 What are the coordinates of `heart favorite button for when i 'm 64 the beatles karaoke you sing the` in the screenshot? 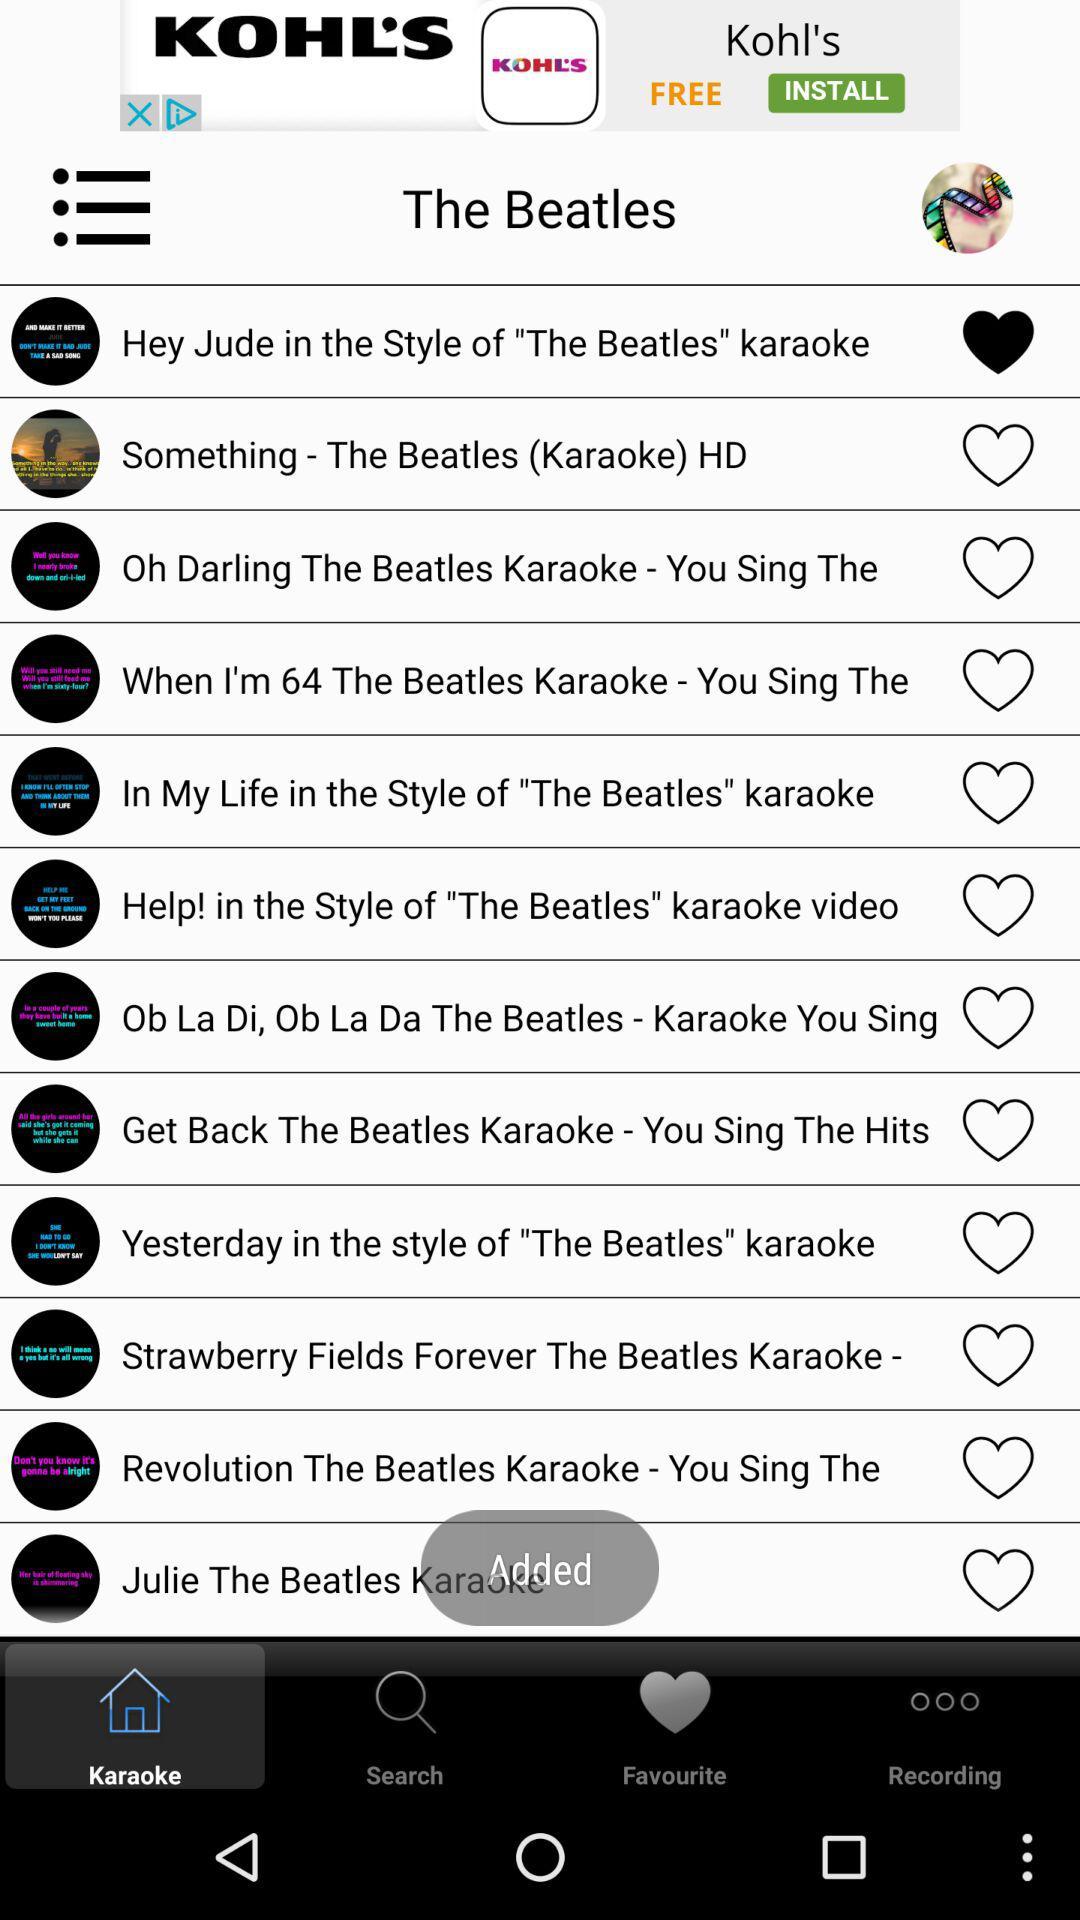 It's located at (998, 678).